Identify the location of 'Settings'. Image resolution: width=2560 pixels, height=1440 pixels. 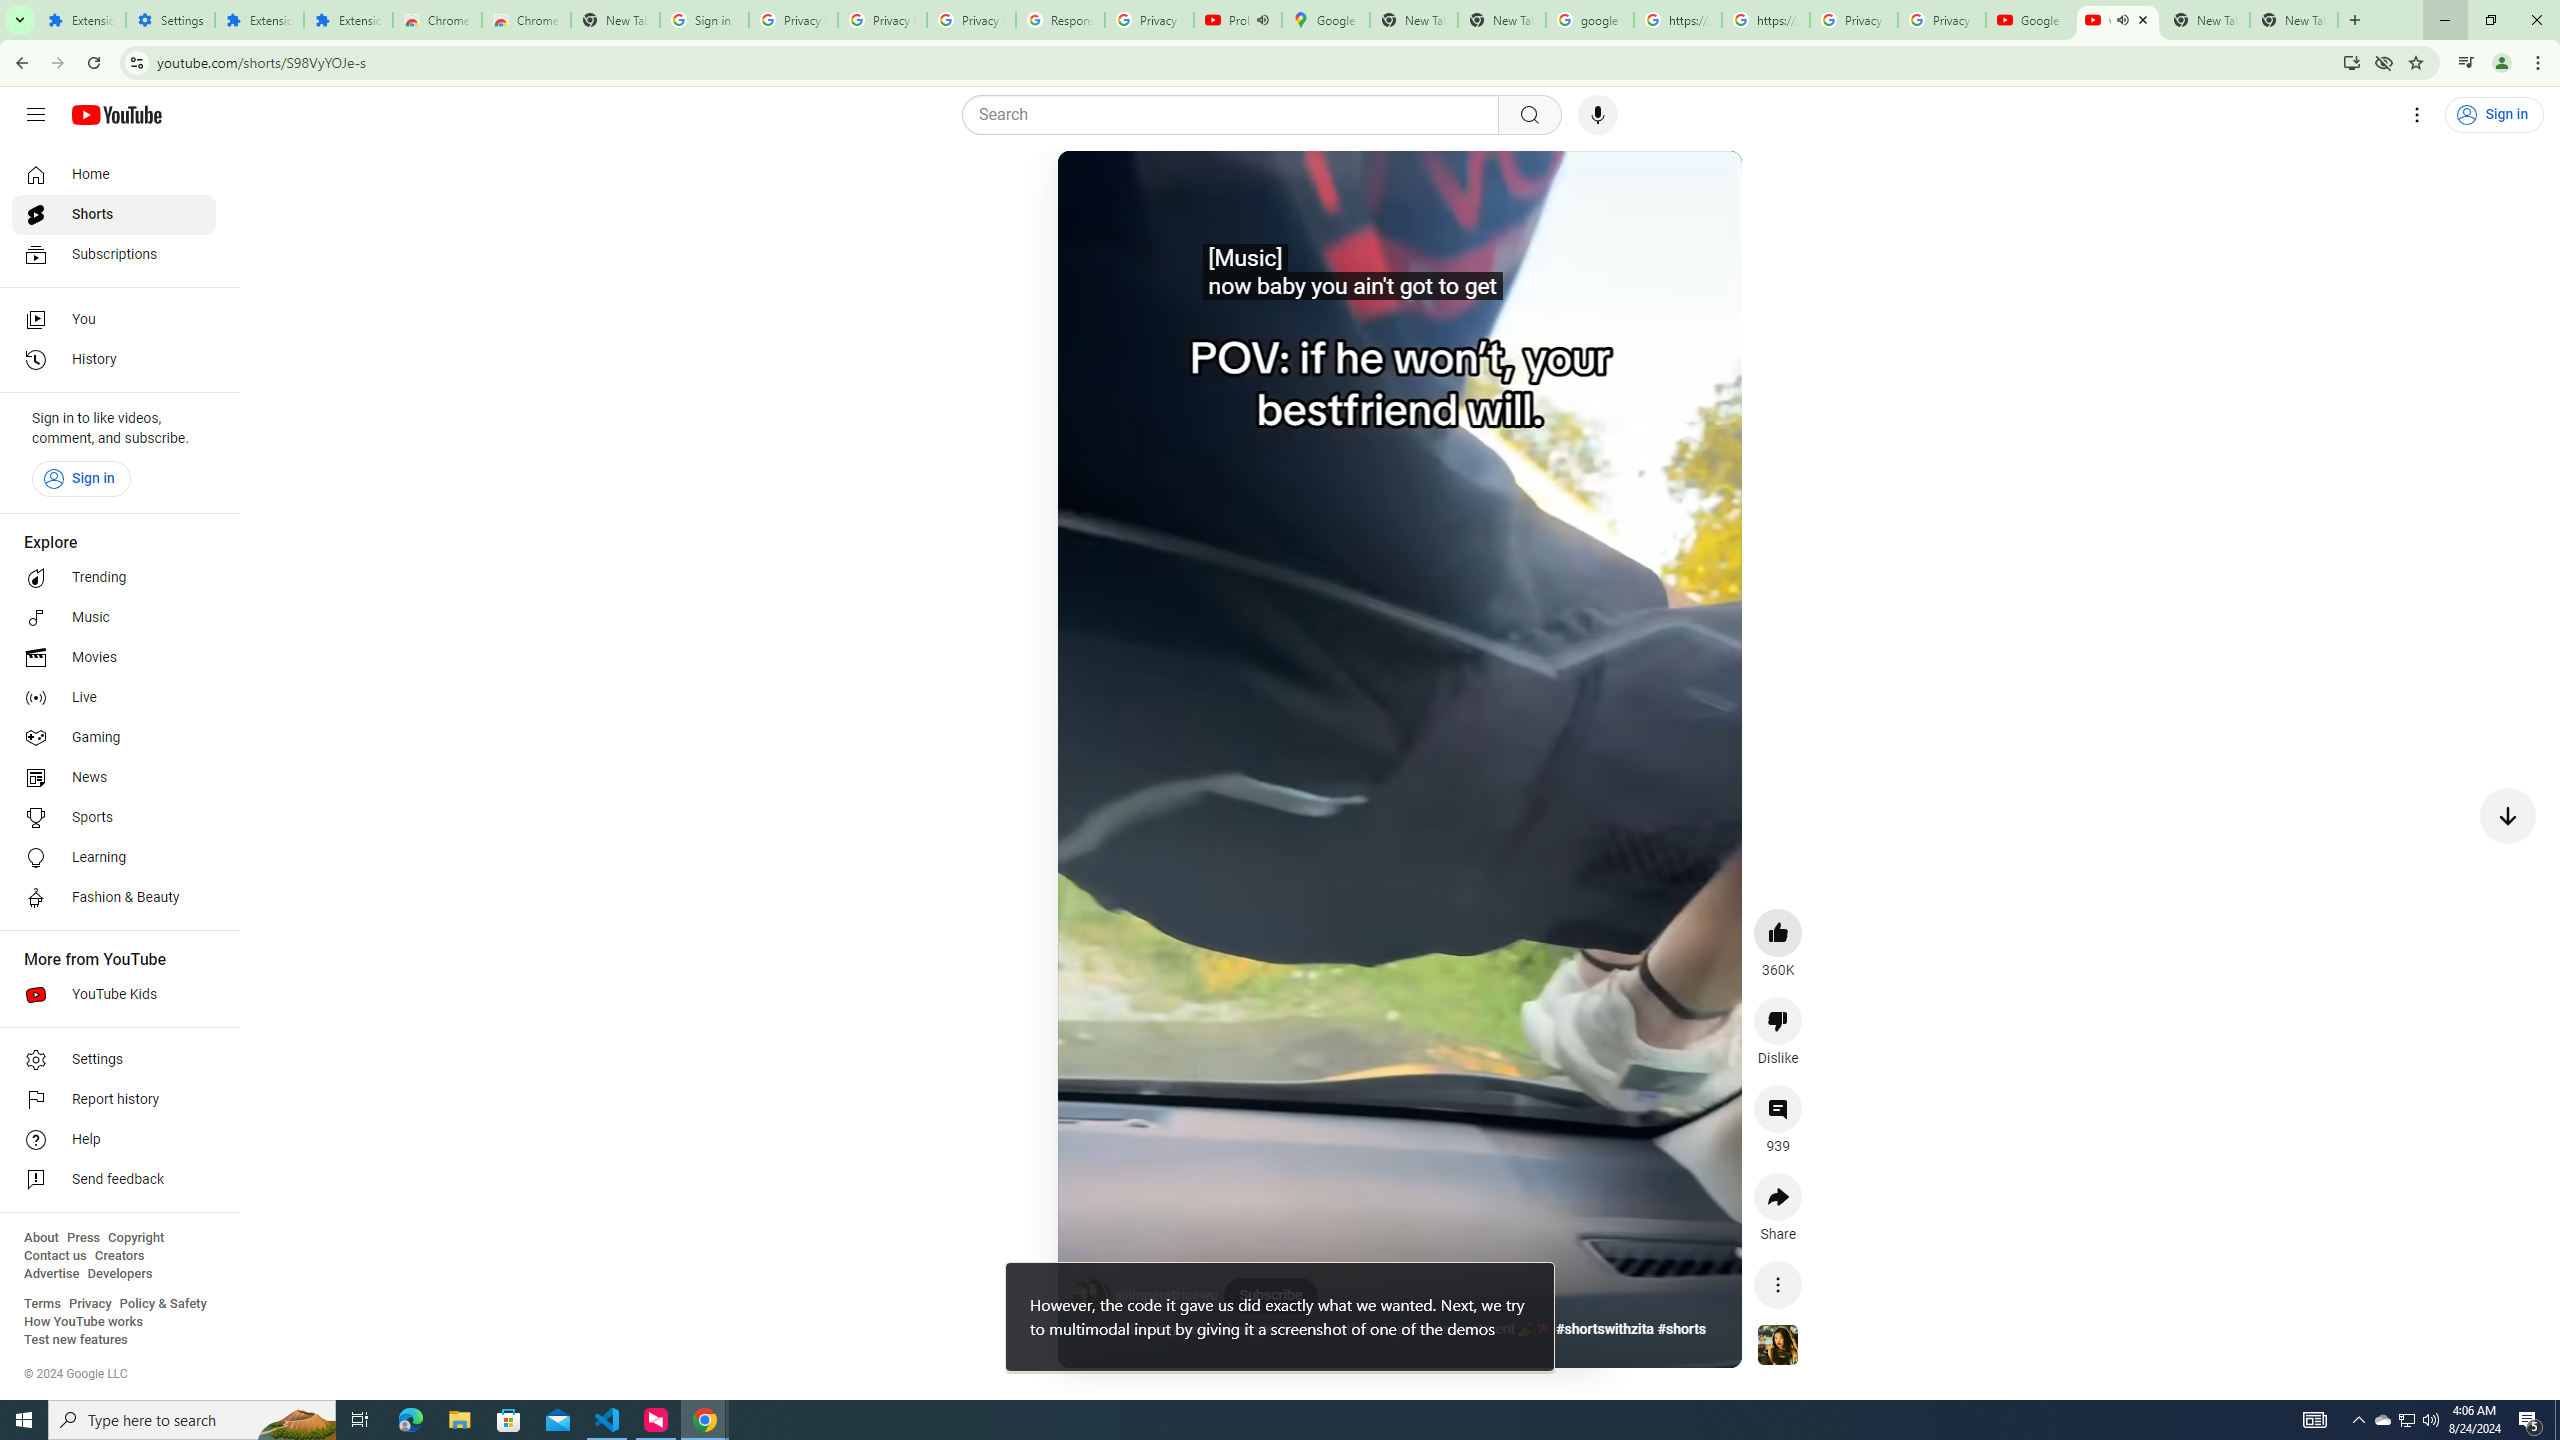
(113, 1058).